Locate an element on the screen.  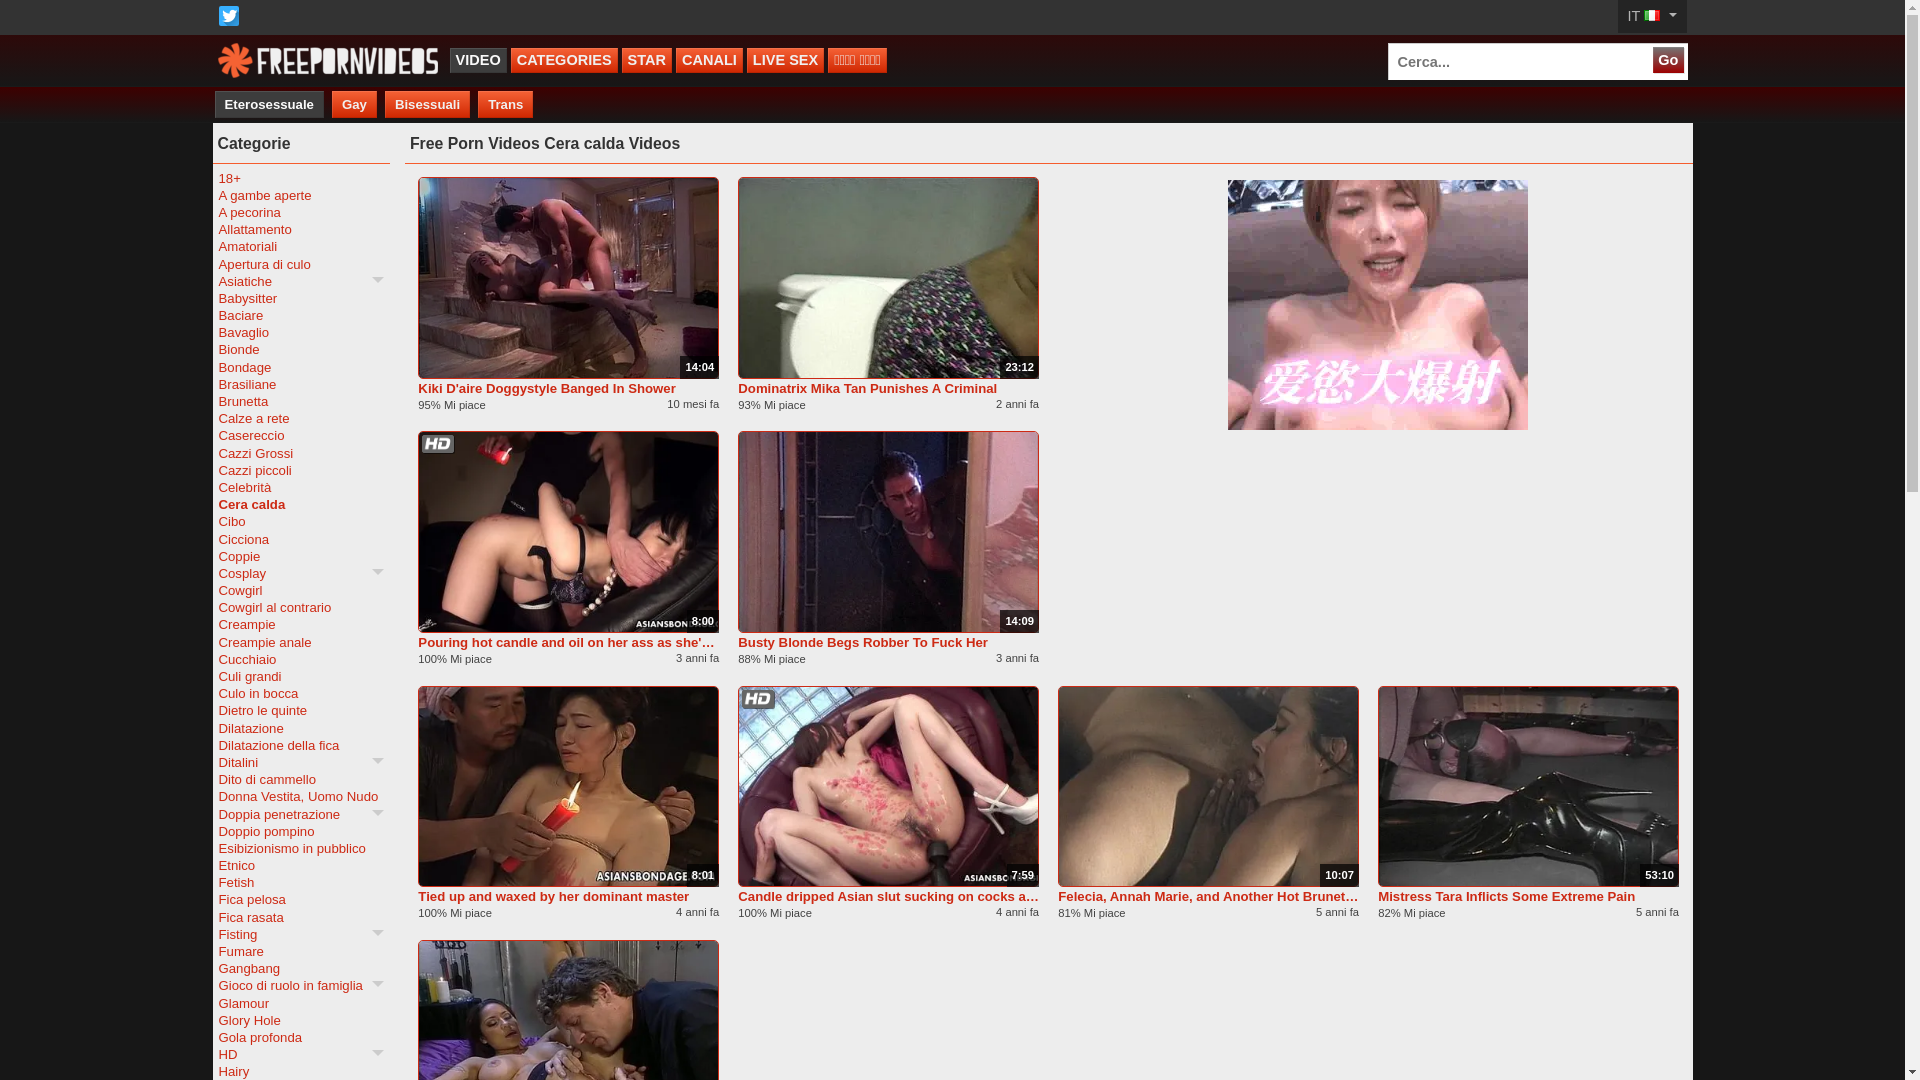
'Cibo' is located at coordinates (300, 520).